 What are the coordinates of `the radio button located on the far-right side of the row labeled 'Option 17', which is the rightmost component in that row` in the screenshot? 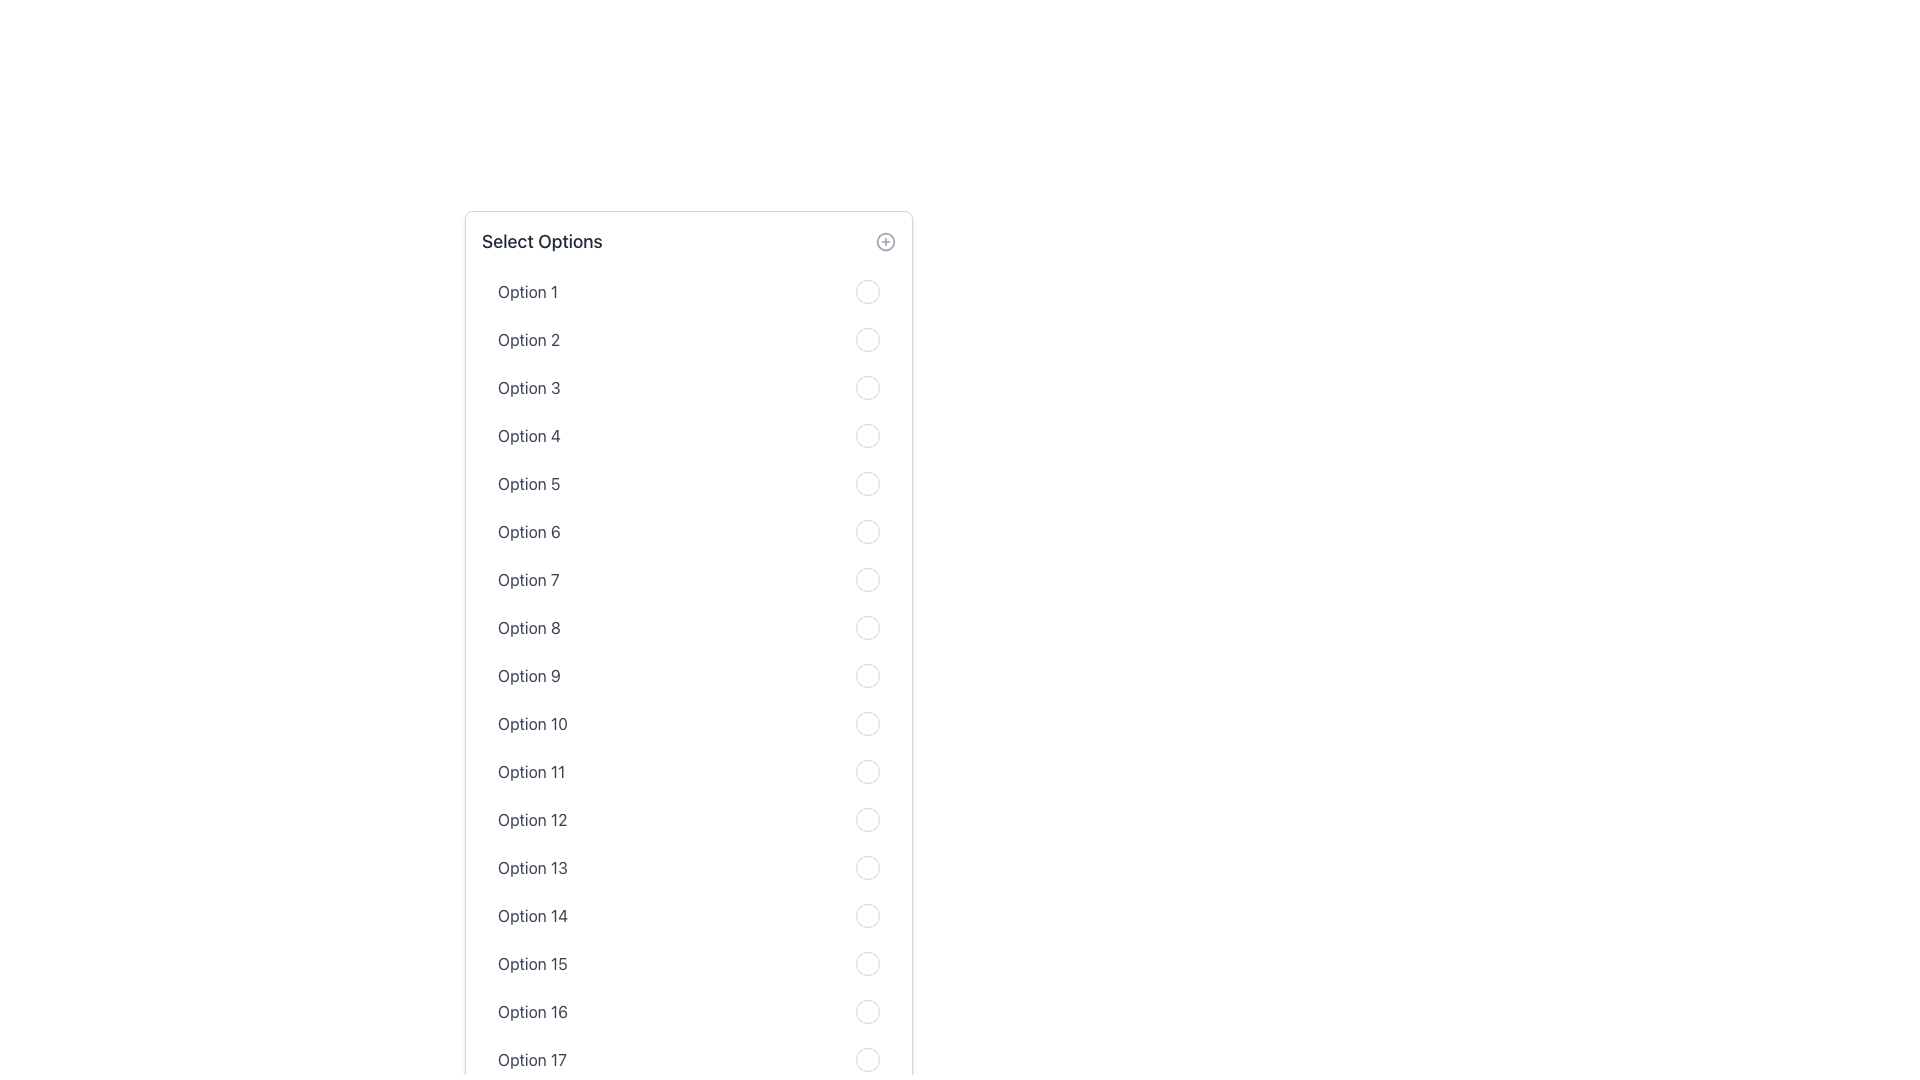 It's located at (868, 1059).